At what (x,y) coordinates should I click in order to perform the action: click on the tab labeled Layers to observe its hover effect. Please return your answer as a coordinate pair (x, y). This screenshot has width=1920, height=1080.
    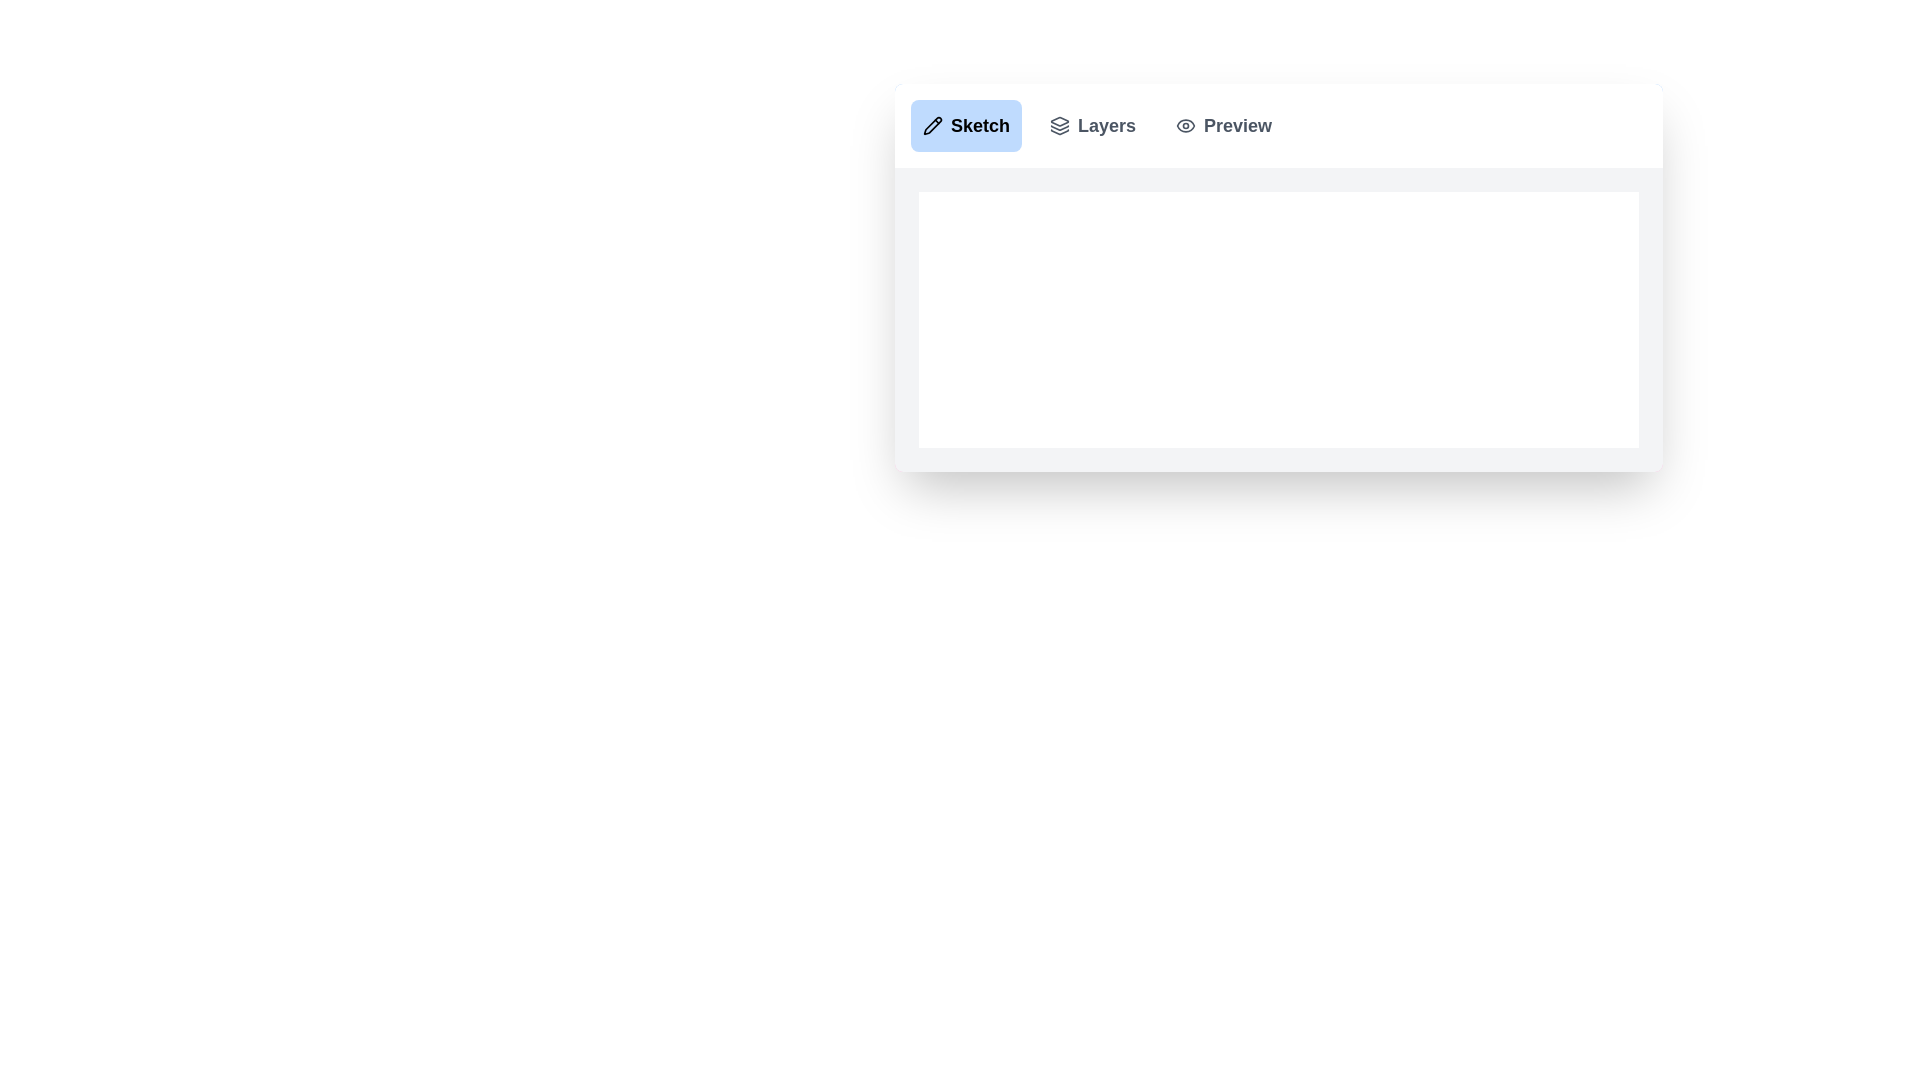
    Looking at the image, I should click on (1092, 126).